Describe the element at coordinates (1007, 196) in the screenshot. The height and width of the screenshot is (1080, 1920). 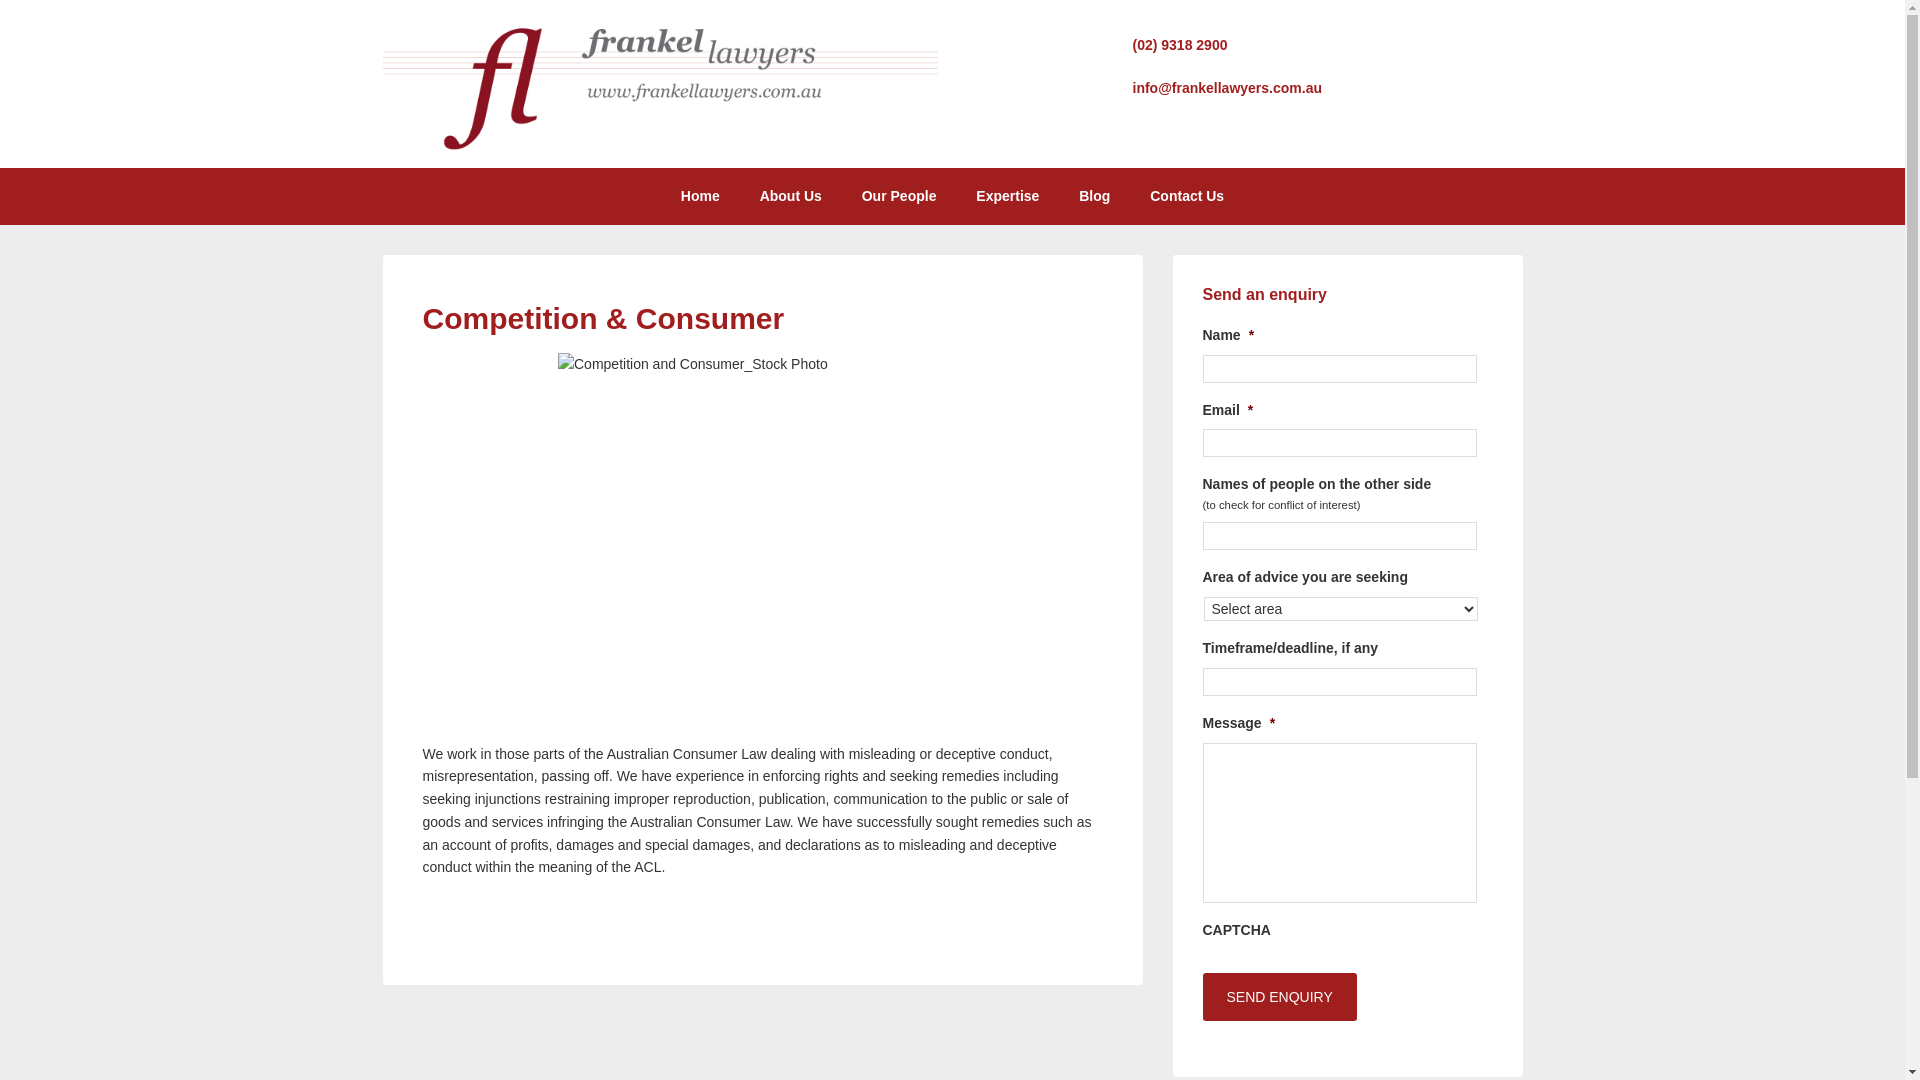
I see `'Expertise'` at that location.